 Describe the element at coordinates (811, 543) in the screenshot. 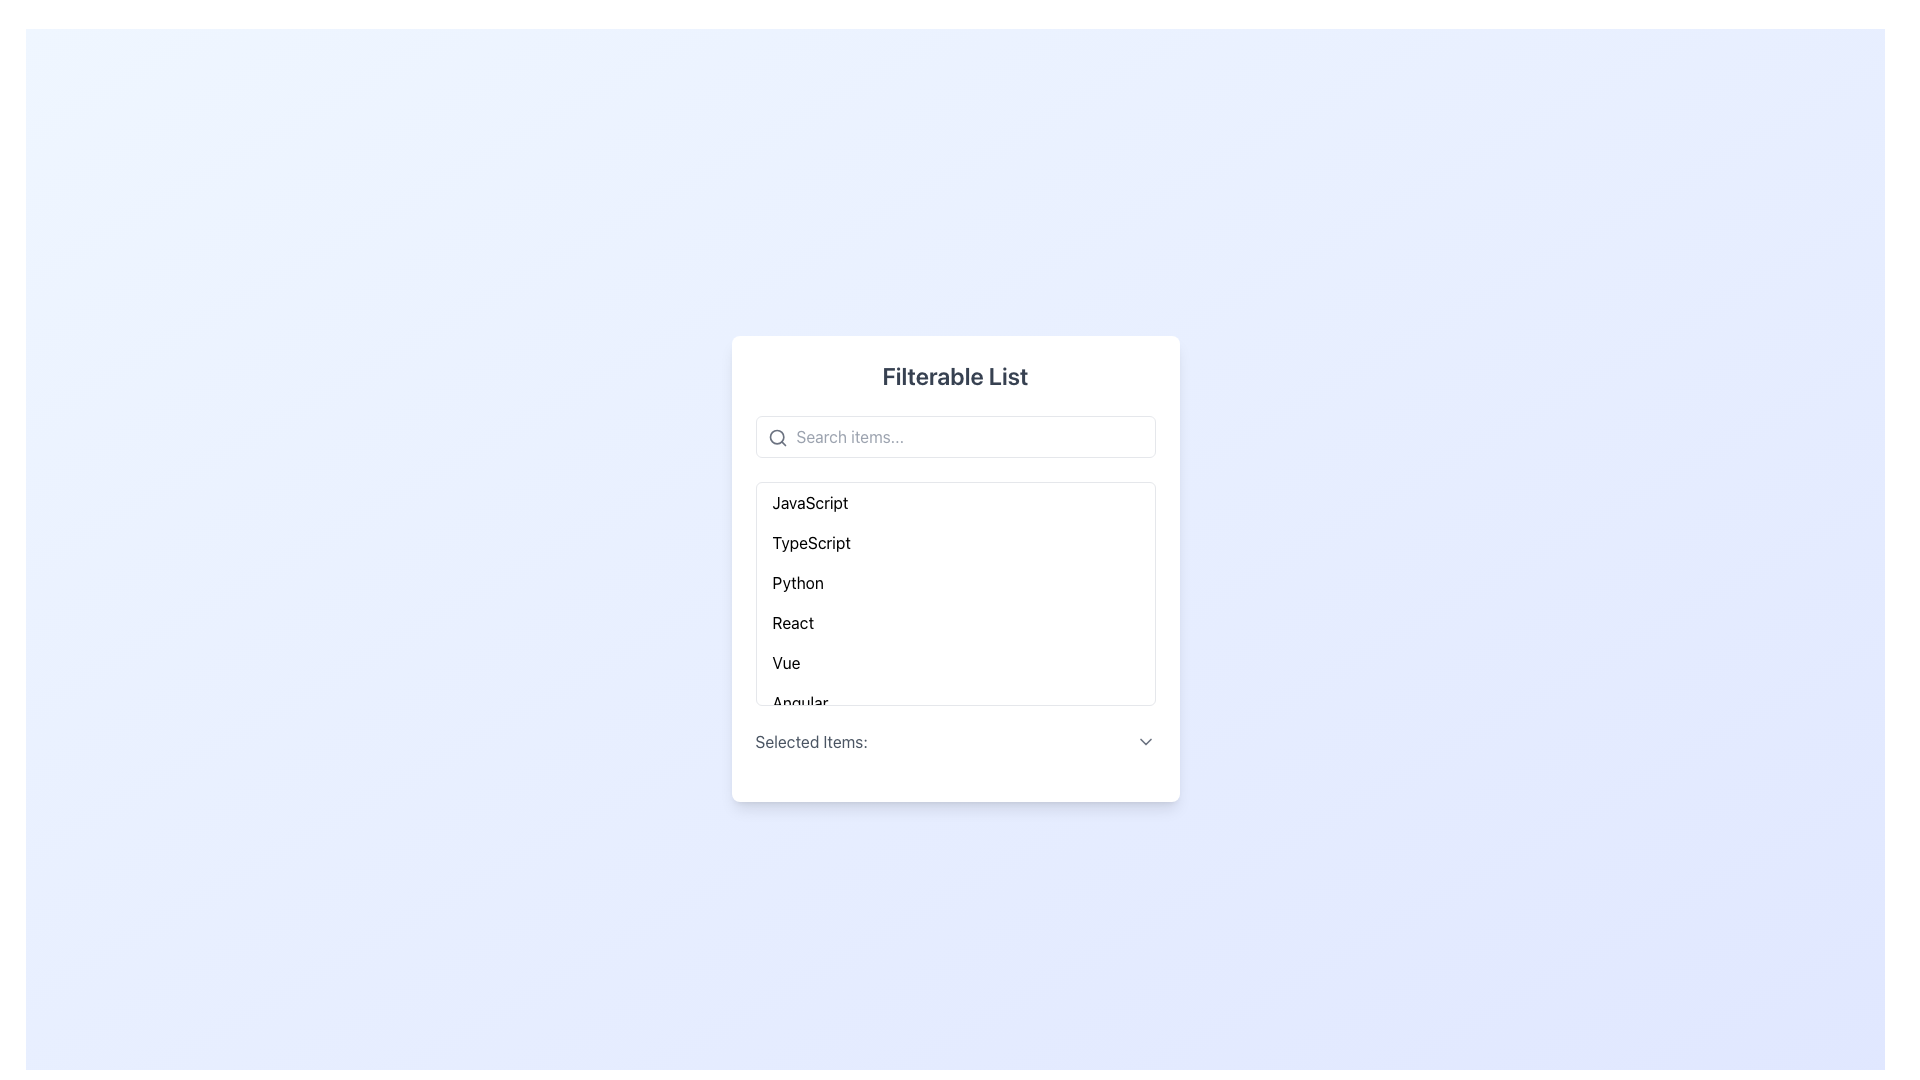

I see `the selectable list item labeled 'TypeScript'` at that location.